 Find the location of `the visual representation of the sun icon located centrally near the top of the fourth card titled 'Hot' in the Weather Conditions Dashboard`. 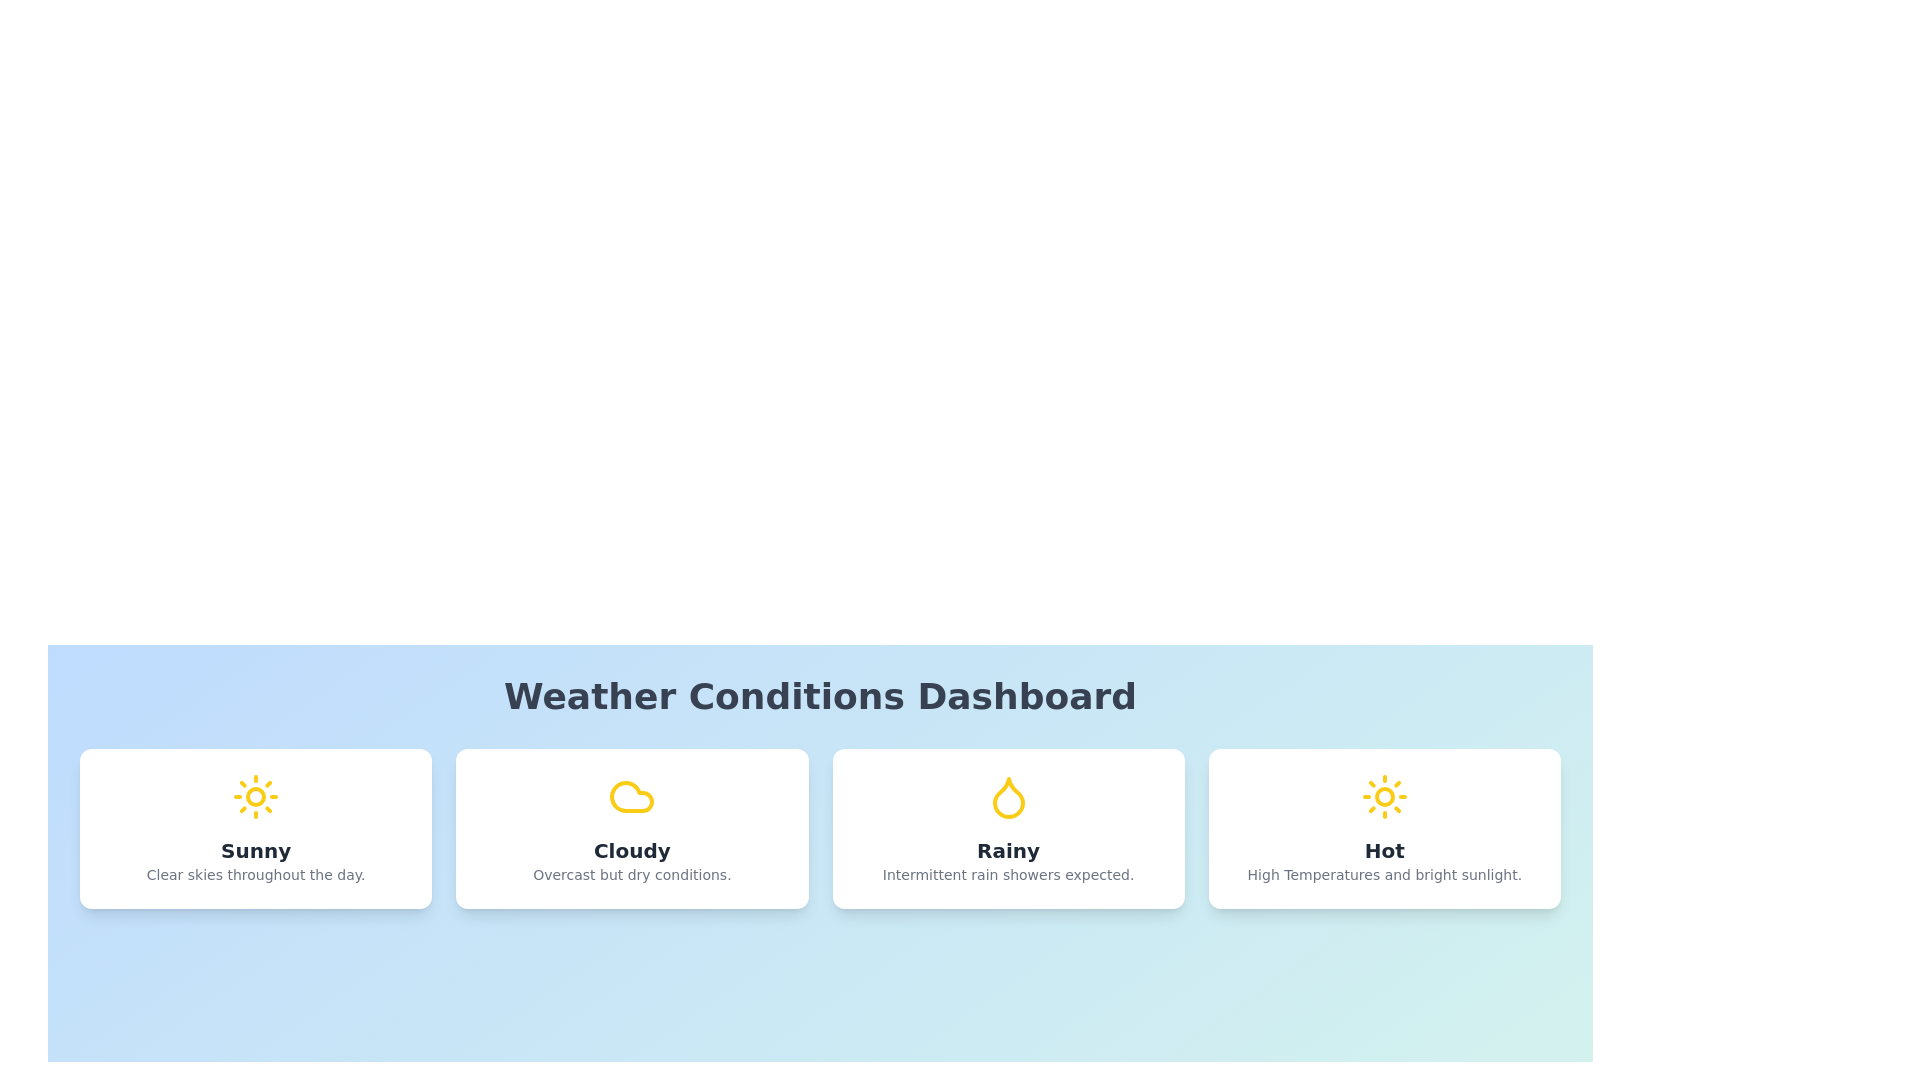

the visual representation of the sun icon located centrally near the top of the fourth card titled 'Hot' in the Weather Conditions Dashboard is located at coordinates (1383, 796).